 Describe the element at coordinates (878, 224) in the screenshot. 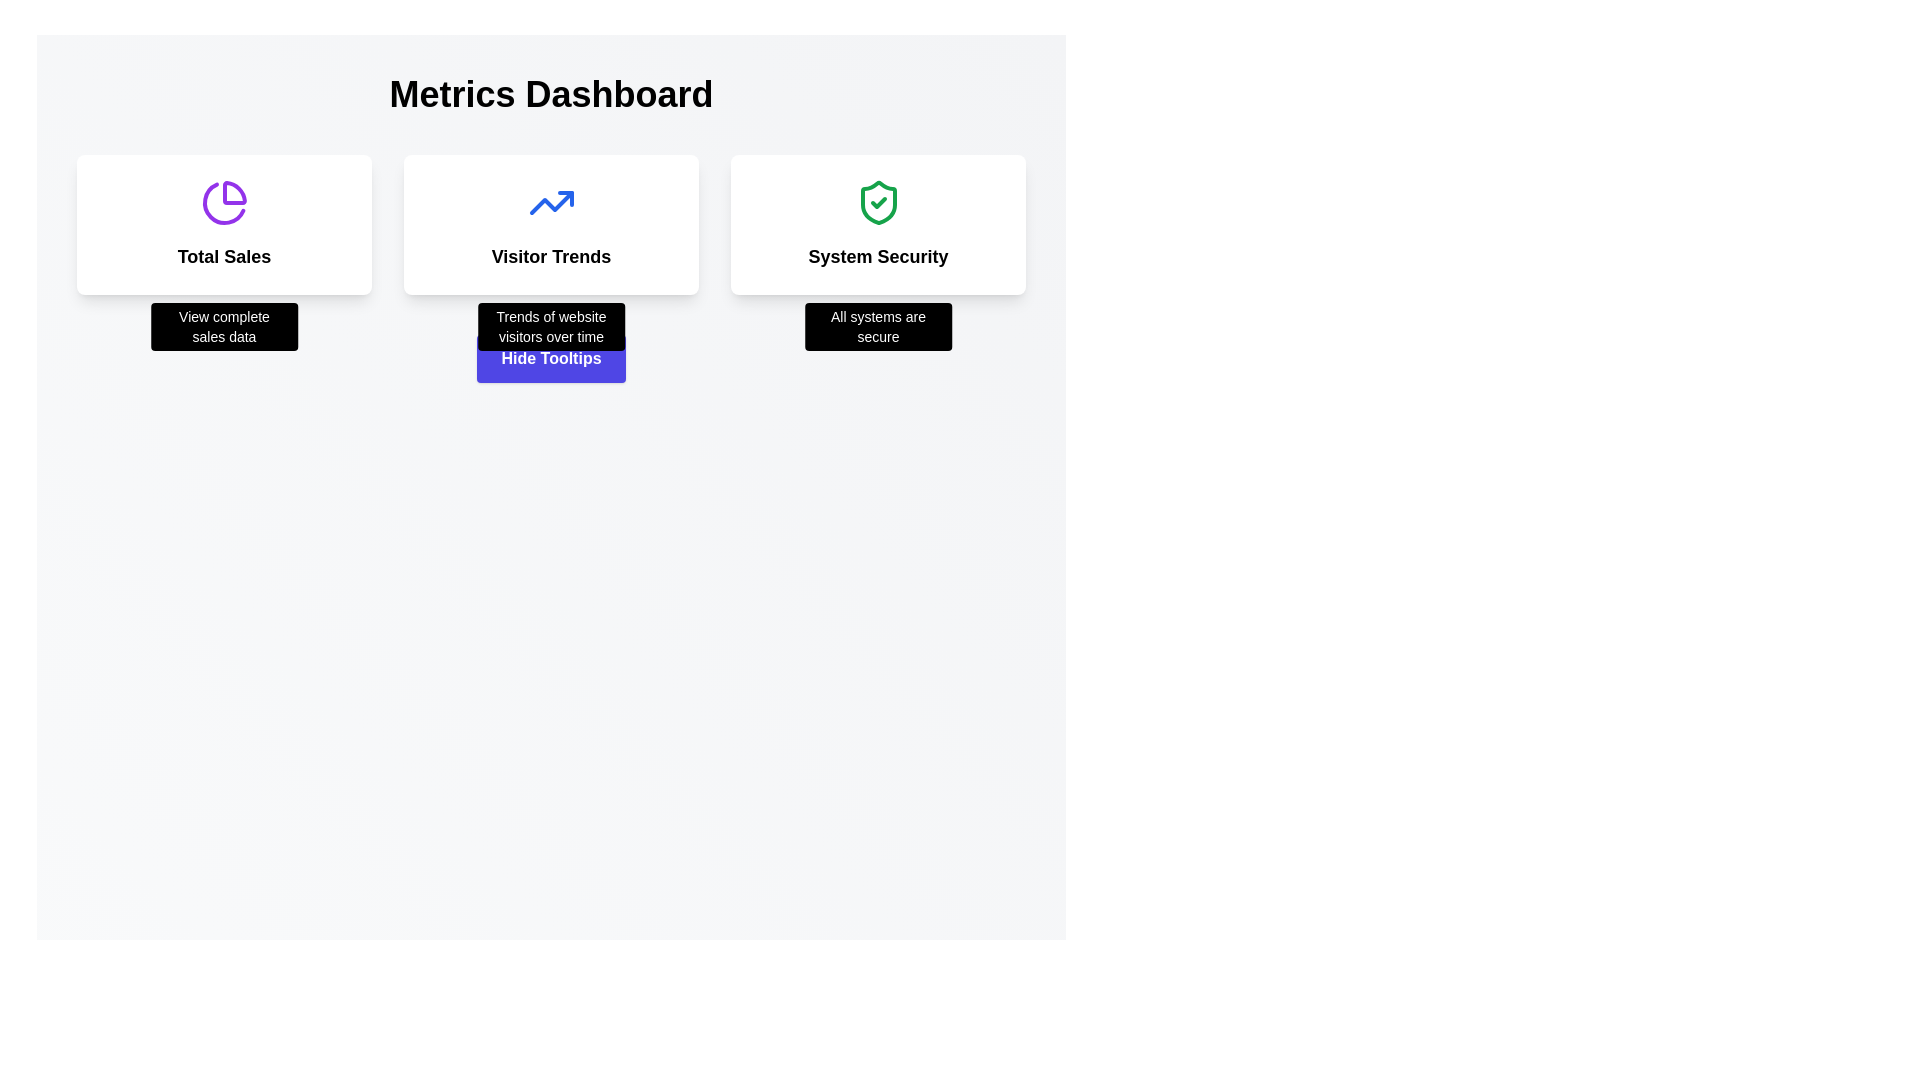

I see `the Descriptive card, which indicates the system security status and is the rightmost card in the grid of three cards` at that location.